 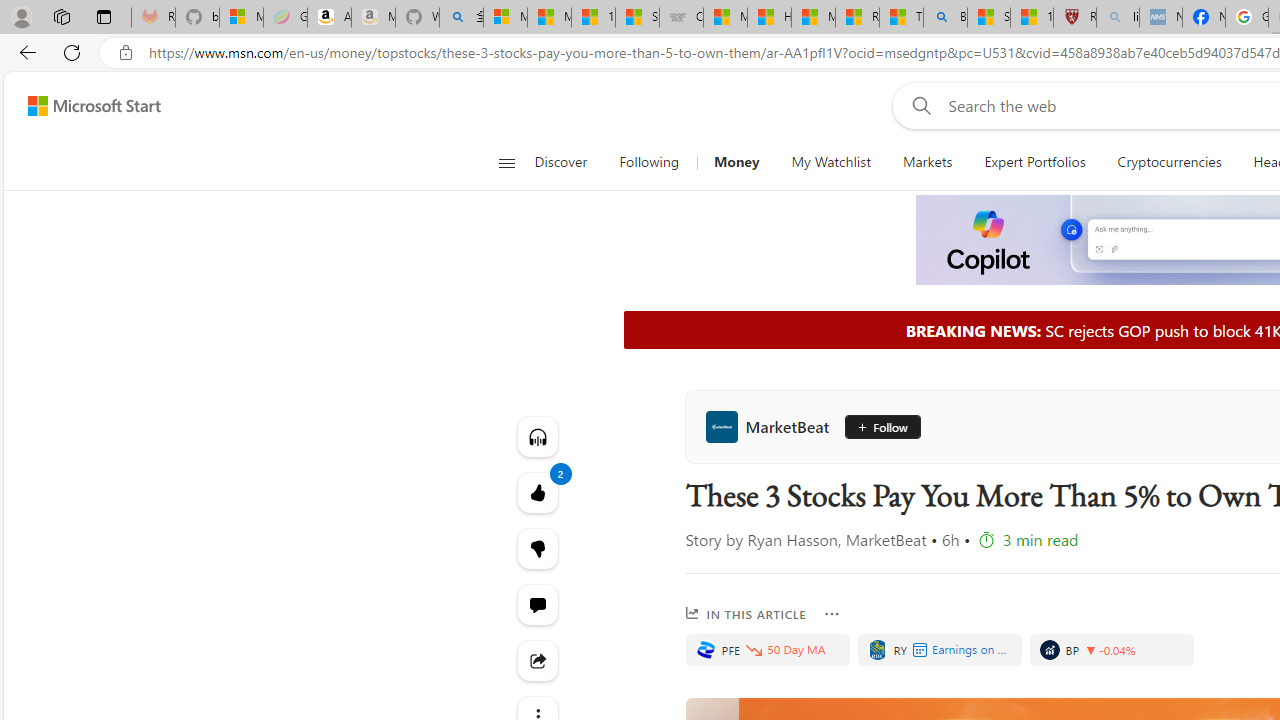 I want to click on 'Class: button-glyph', so click(x=506, y=162).